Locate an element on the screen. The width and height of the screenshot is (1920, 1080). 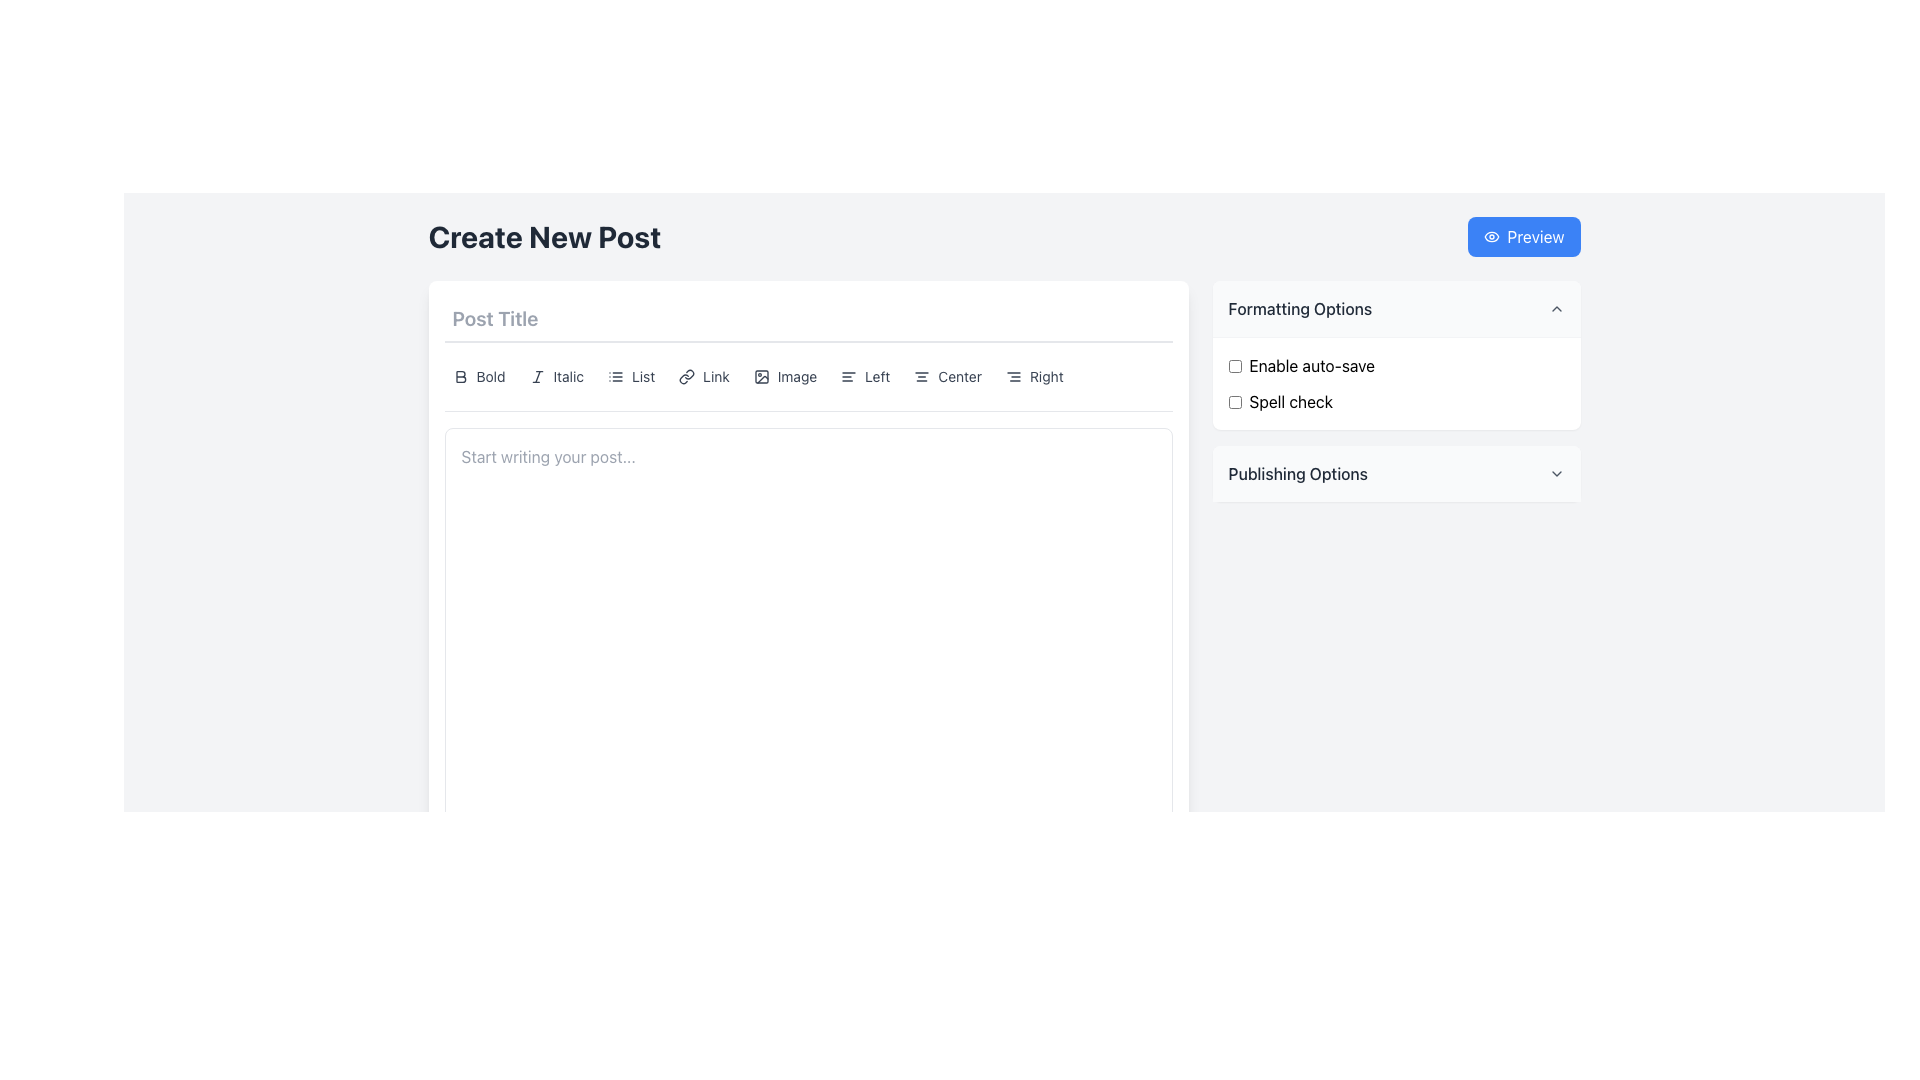
the sixth button from the left in the toolbar to apply center alignment to the selected text or paragraph is located at coordinates (947, 377).